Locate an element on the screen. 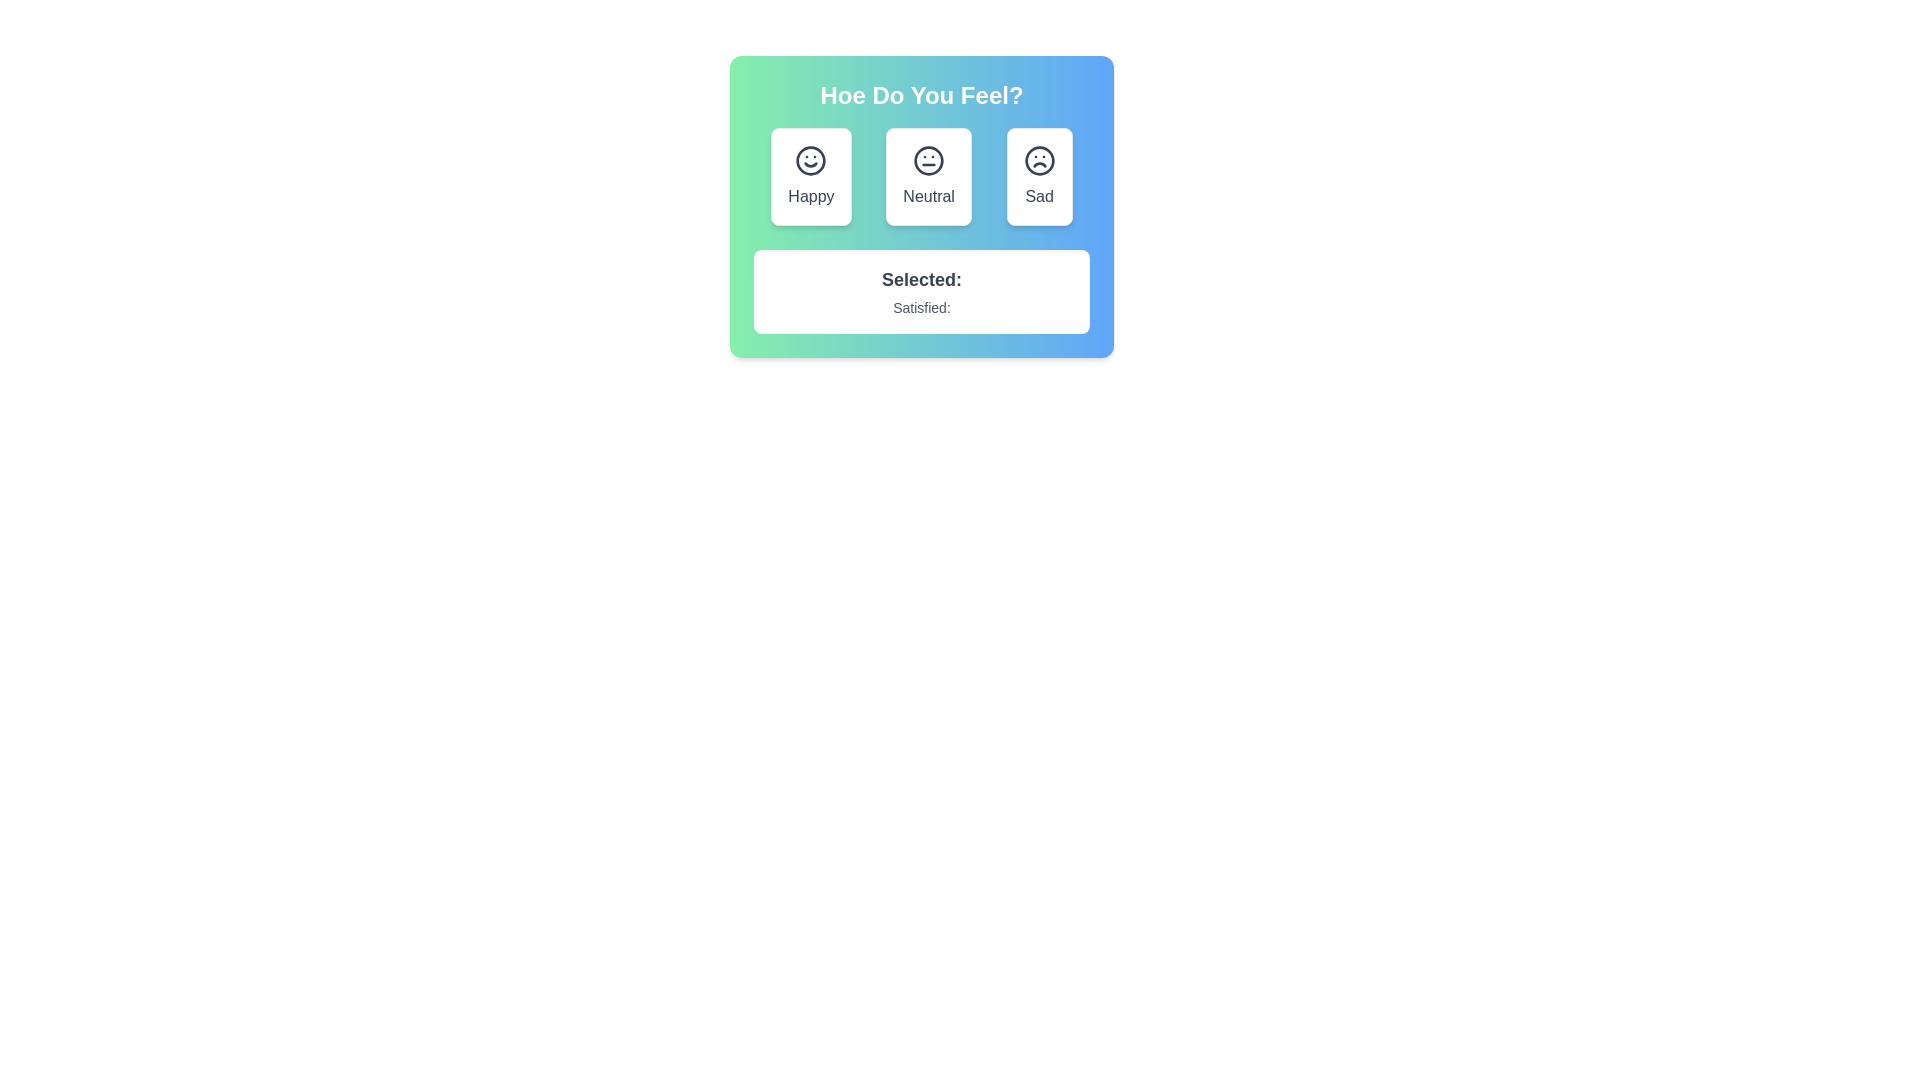 The height and width of the screenshot is (1080, 1920). the Sad button to select the corresponding emotion is located at coordinates (1038, 176).